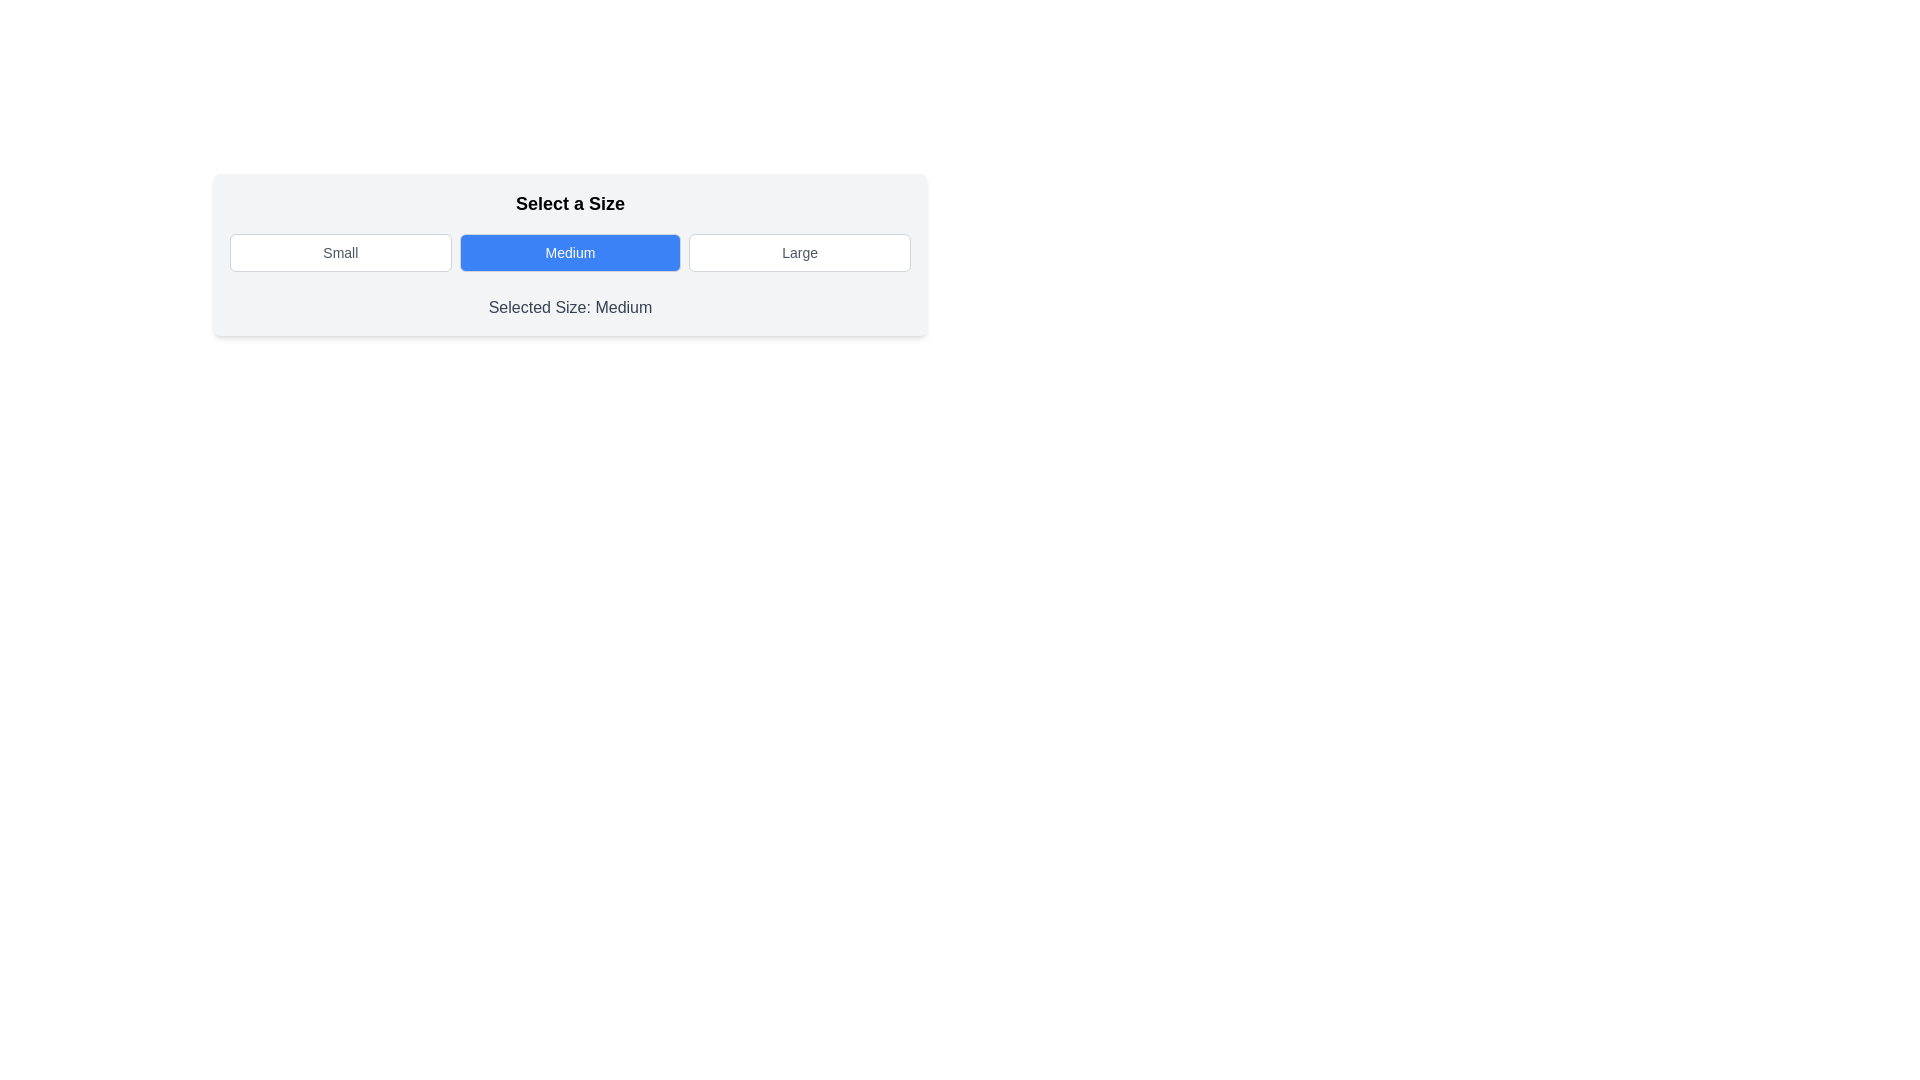  What do you see at coordinates (340, 252) in the screenshot?
I see `the 'Small' button, which is a rectangular button with rounded corners, light gray border, white background, and gray text, located on the leftmost side of the 'Select a Size' panel` at bounding box center [340, 252].